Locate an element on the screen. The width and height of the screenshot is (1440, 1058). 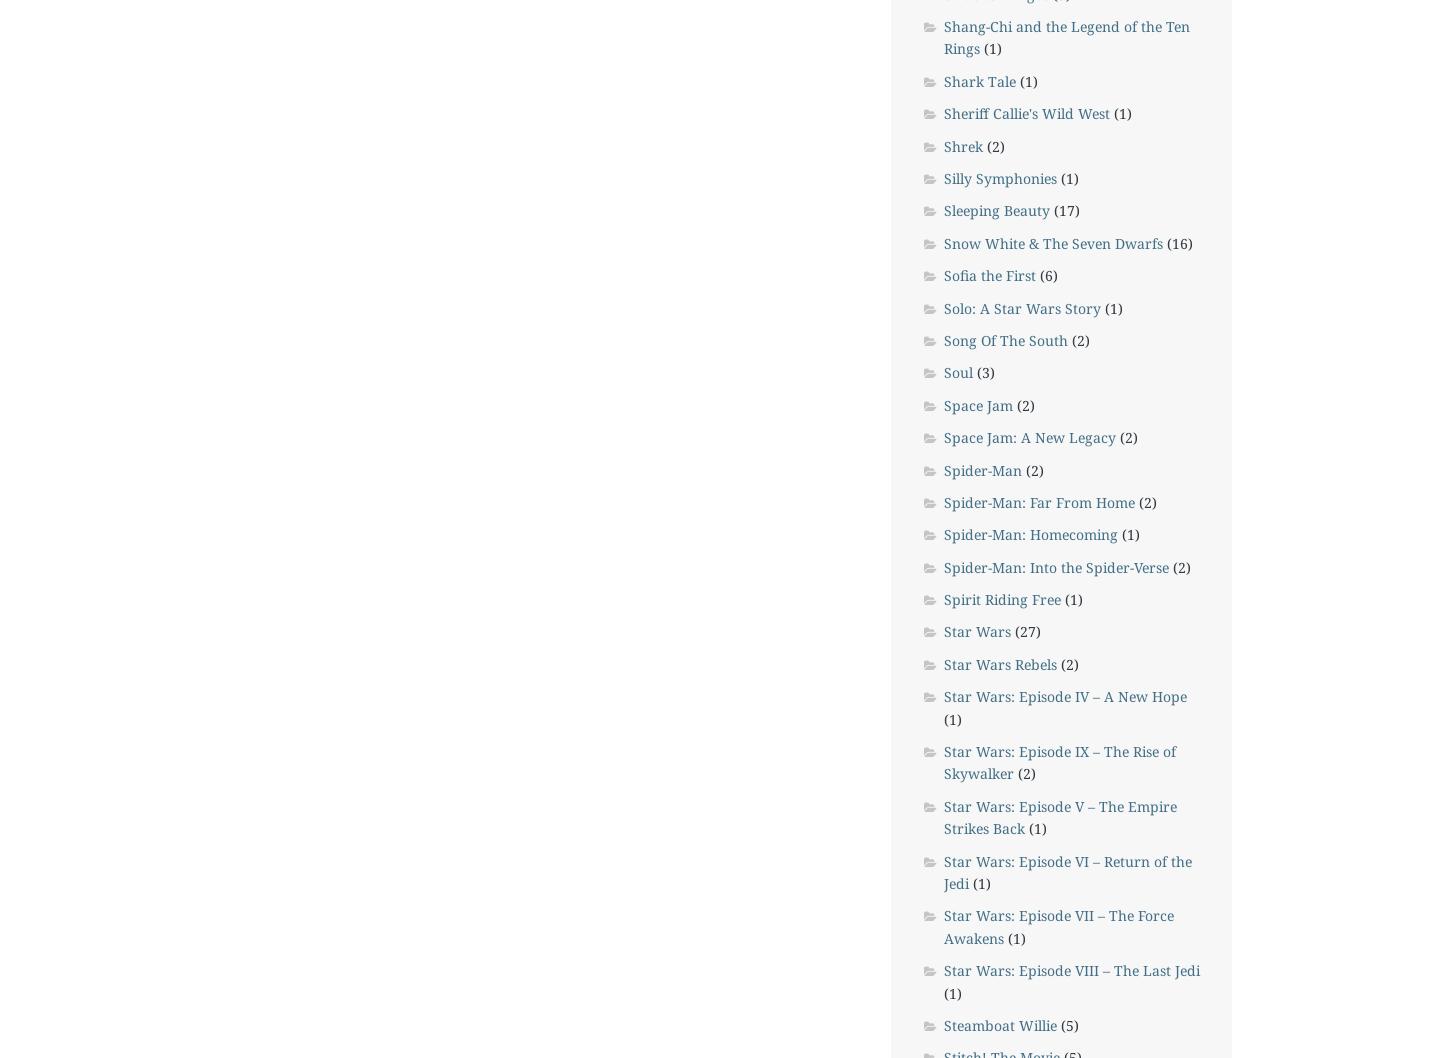
'(3)' is located at coordinates (981, 372).